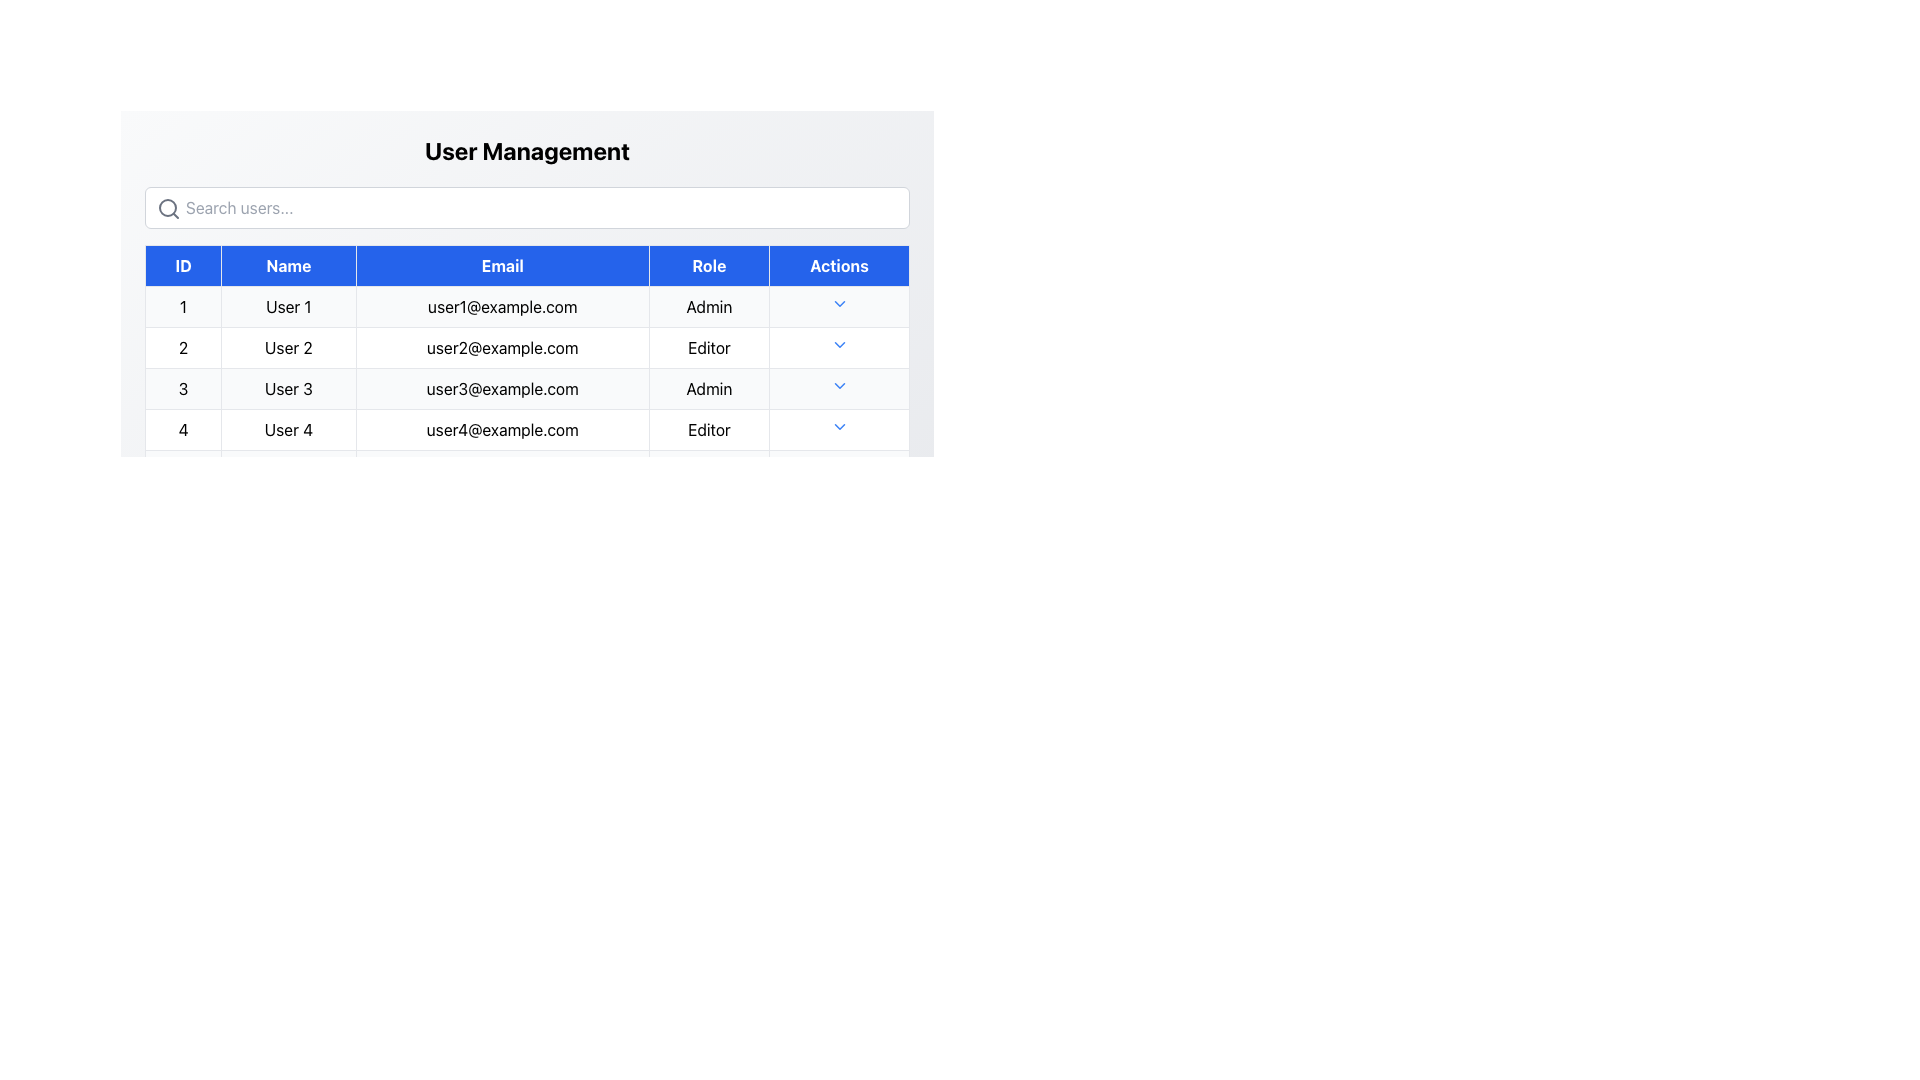  Describe the element at coordinates (502, 346) in the screenshot. I see `to select or highlight the email displayed as 'user2@example.com' in the third column of the table dedicated to 'User 2'` at that location.